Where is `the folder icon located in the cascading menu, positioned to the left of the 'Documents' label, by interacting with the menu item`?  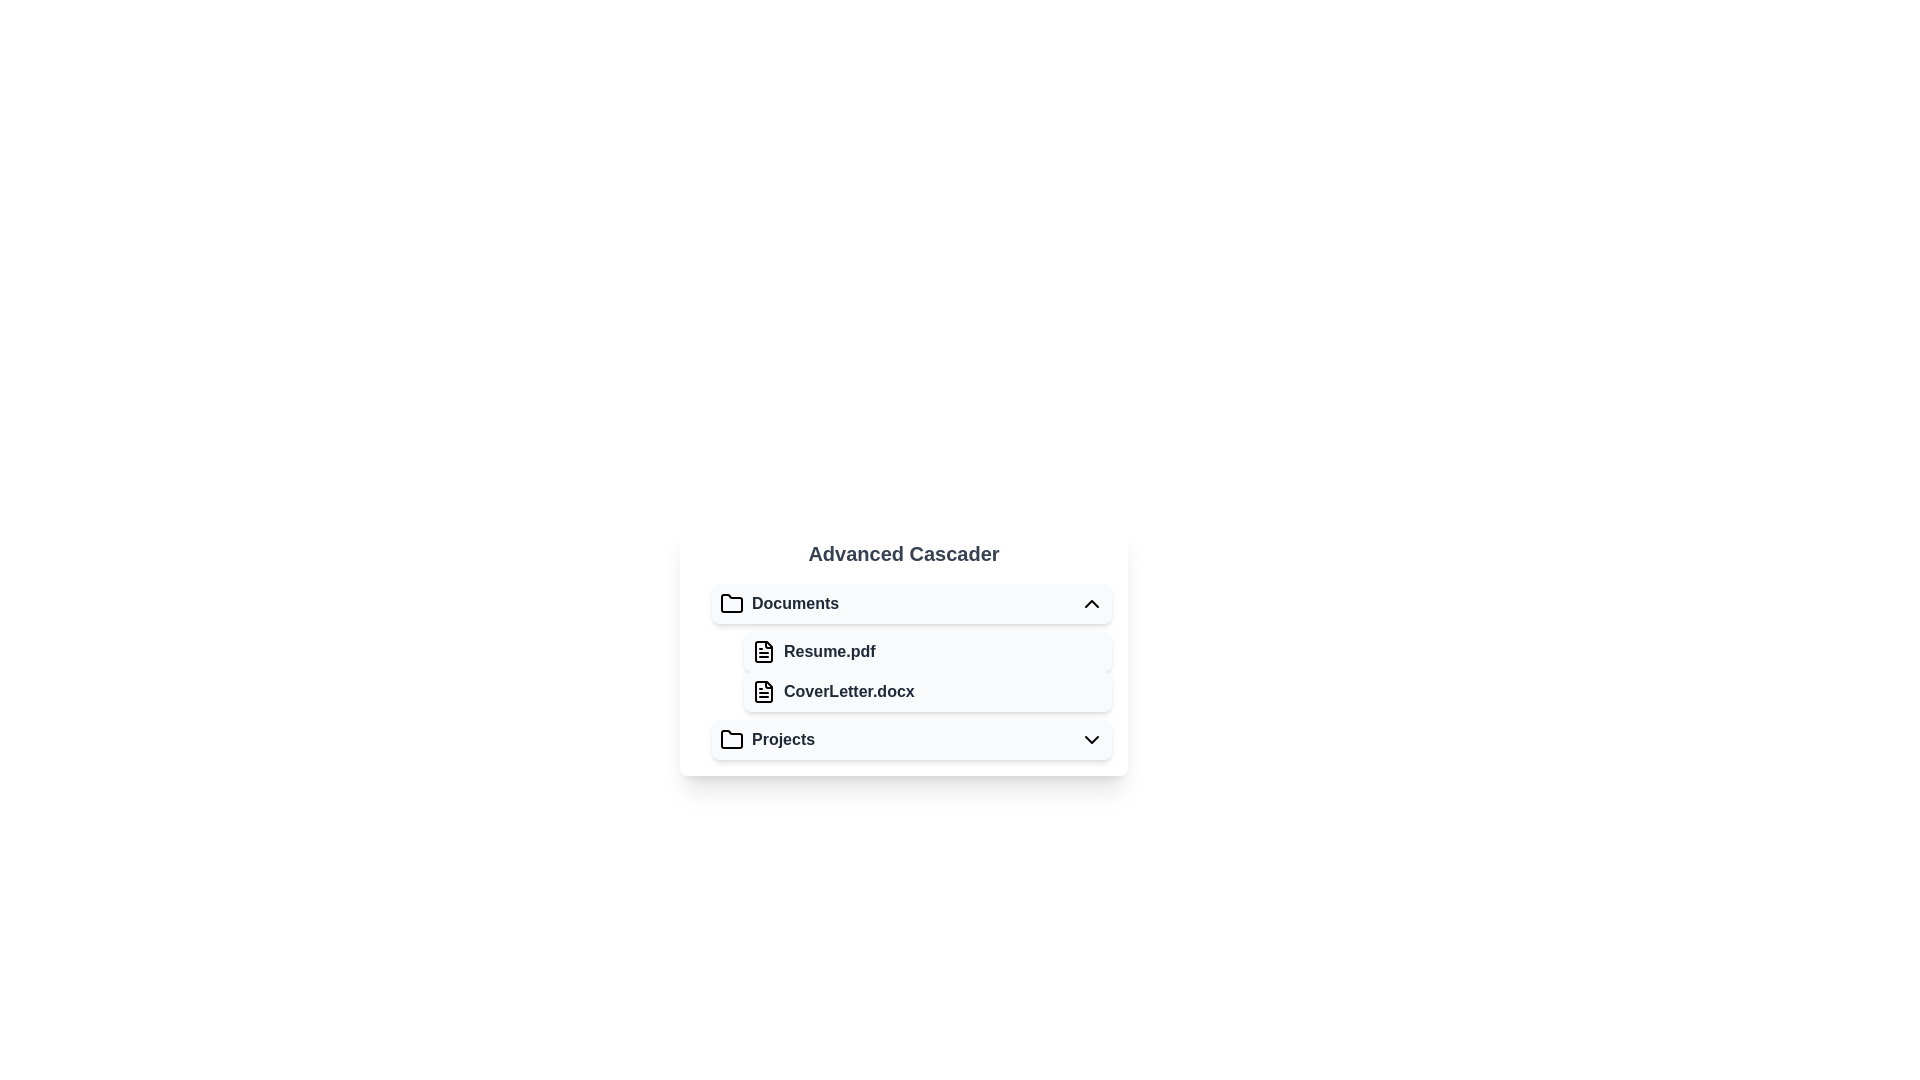
the folder icon located in the cascading menu, positioned to the left of the 'Documents' label, by interacting with the menu item is located at coordinates (730, 601).